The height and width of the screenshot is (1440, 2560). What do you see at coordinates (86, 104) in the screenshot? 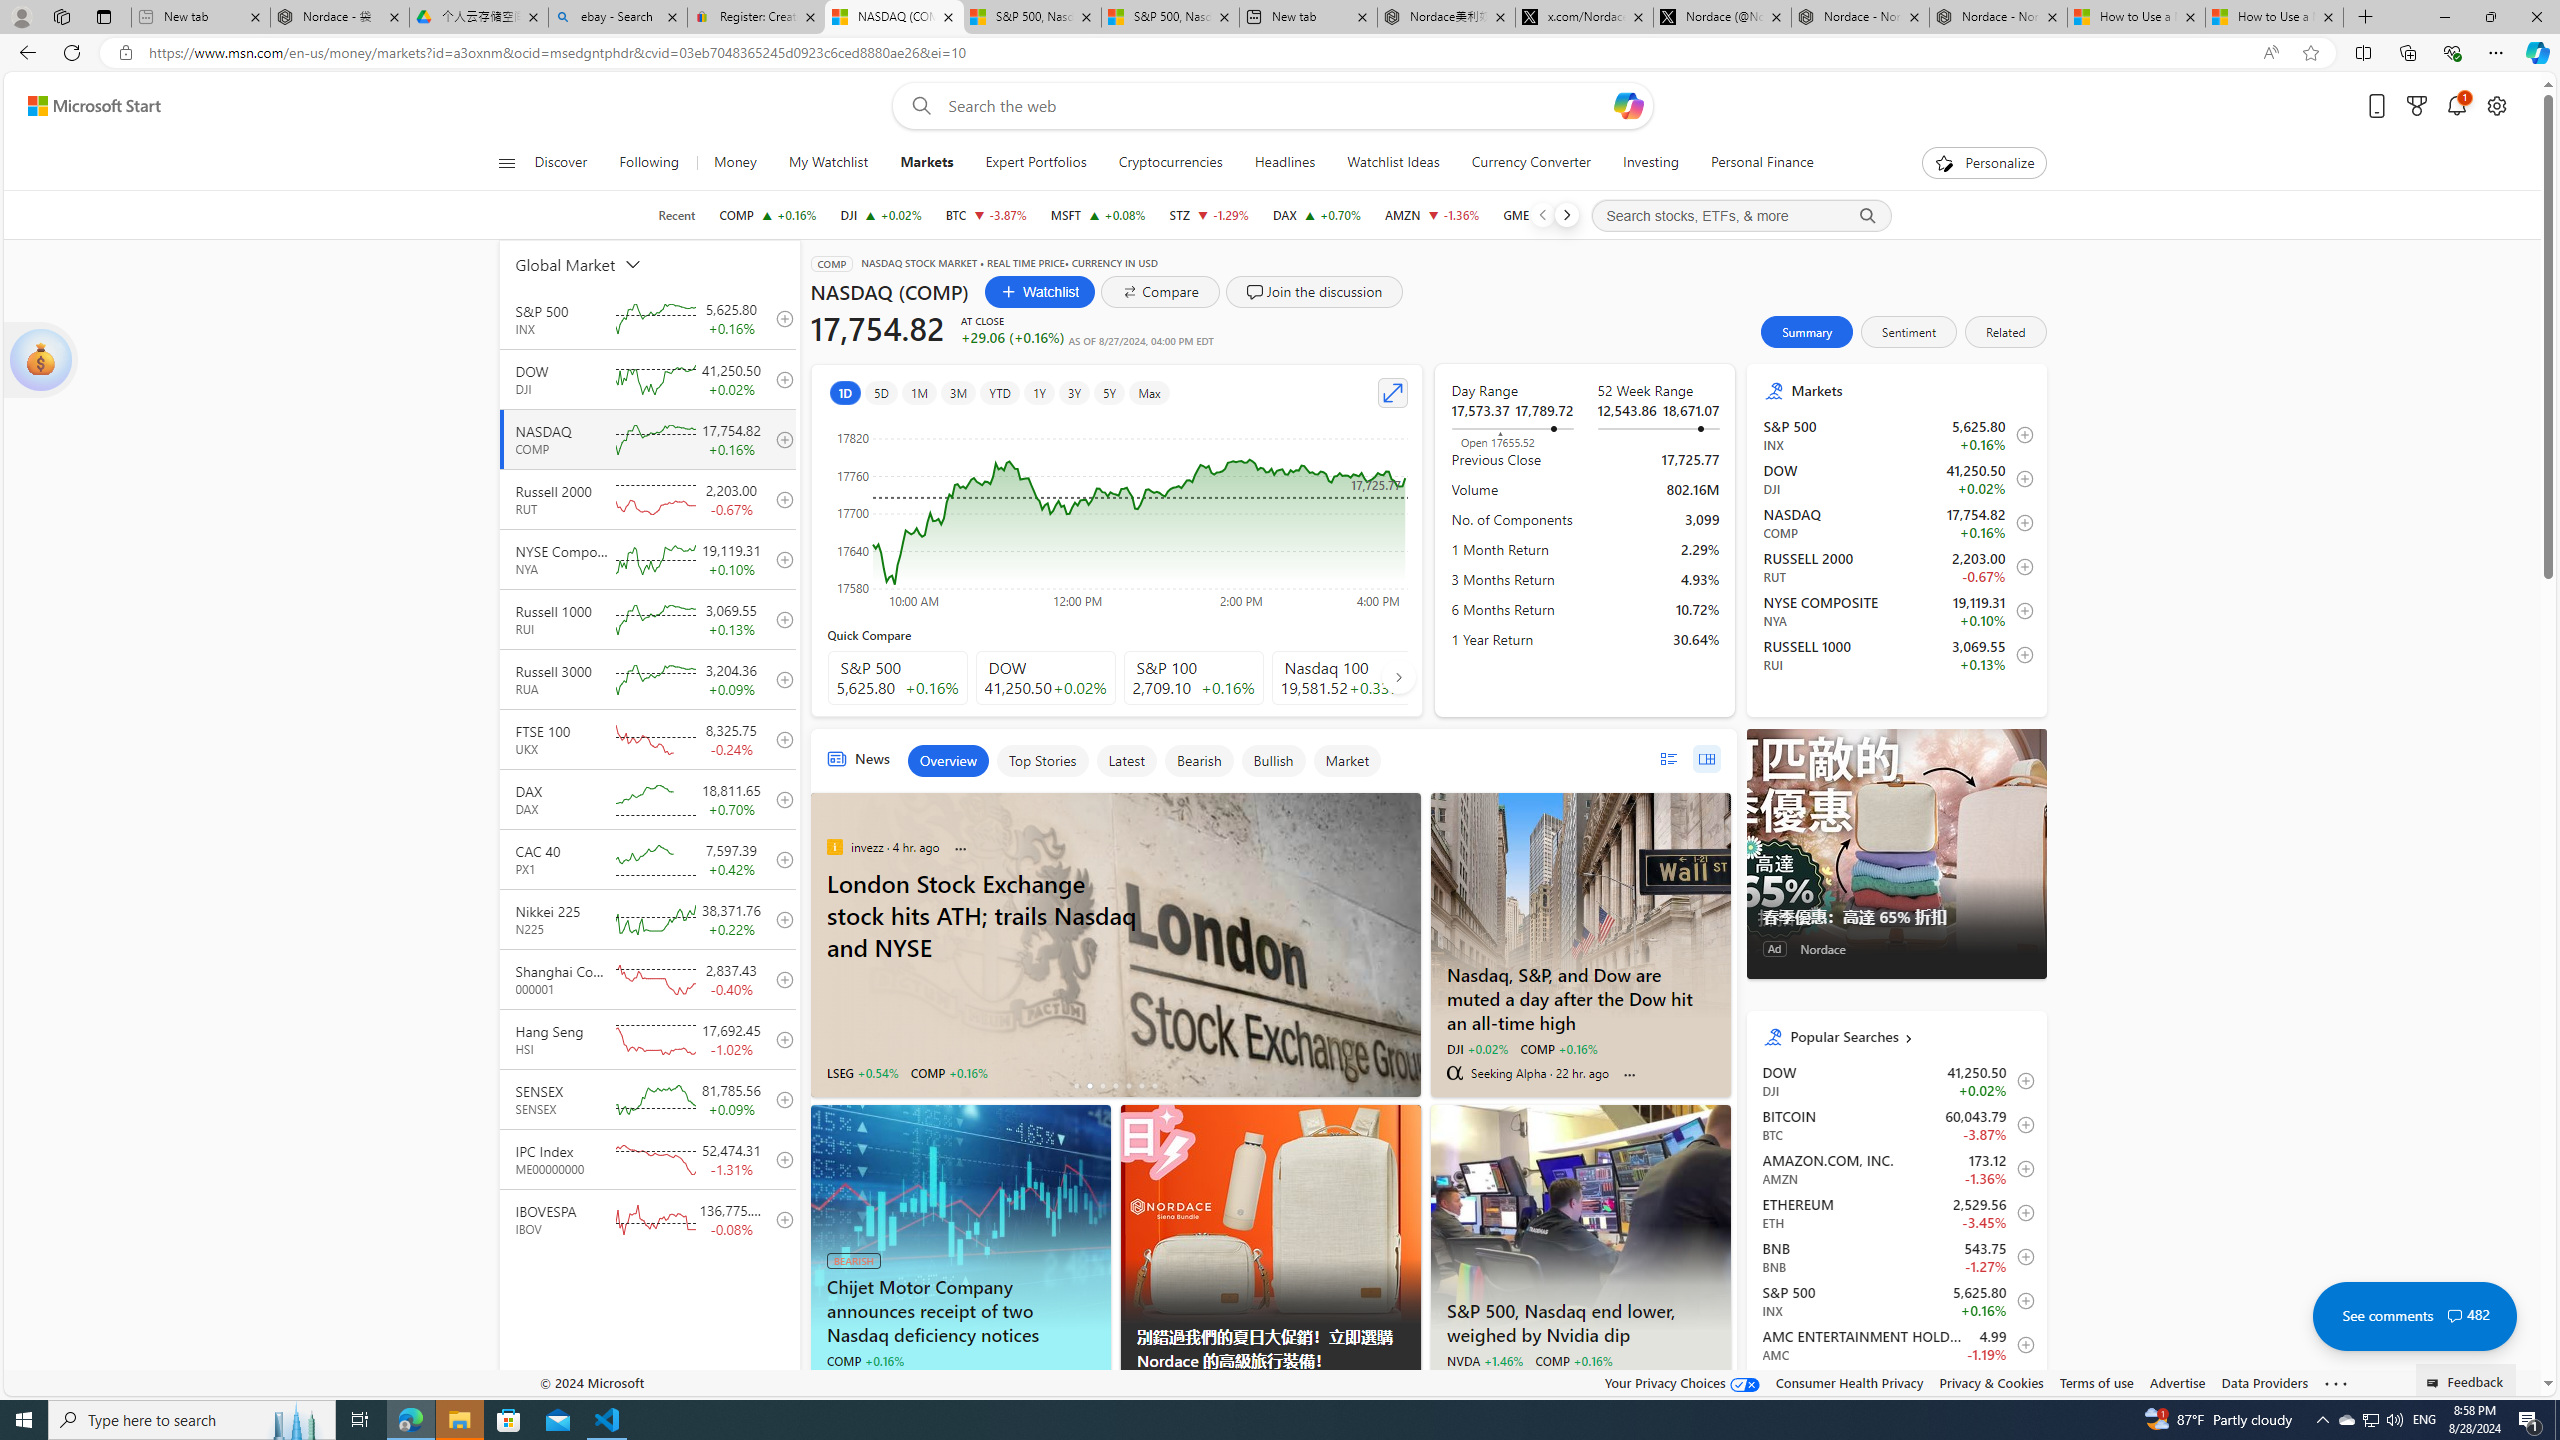
I see `'Skip to content'` at bounding box center [86, 104].